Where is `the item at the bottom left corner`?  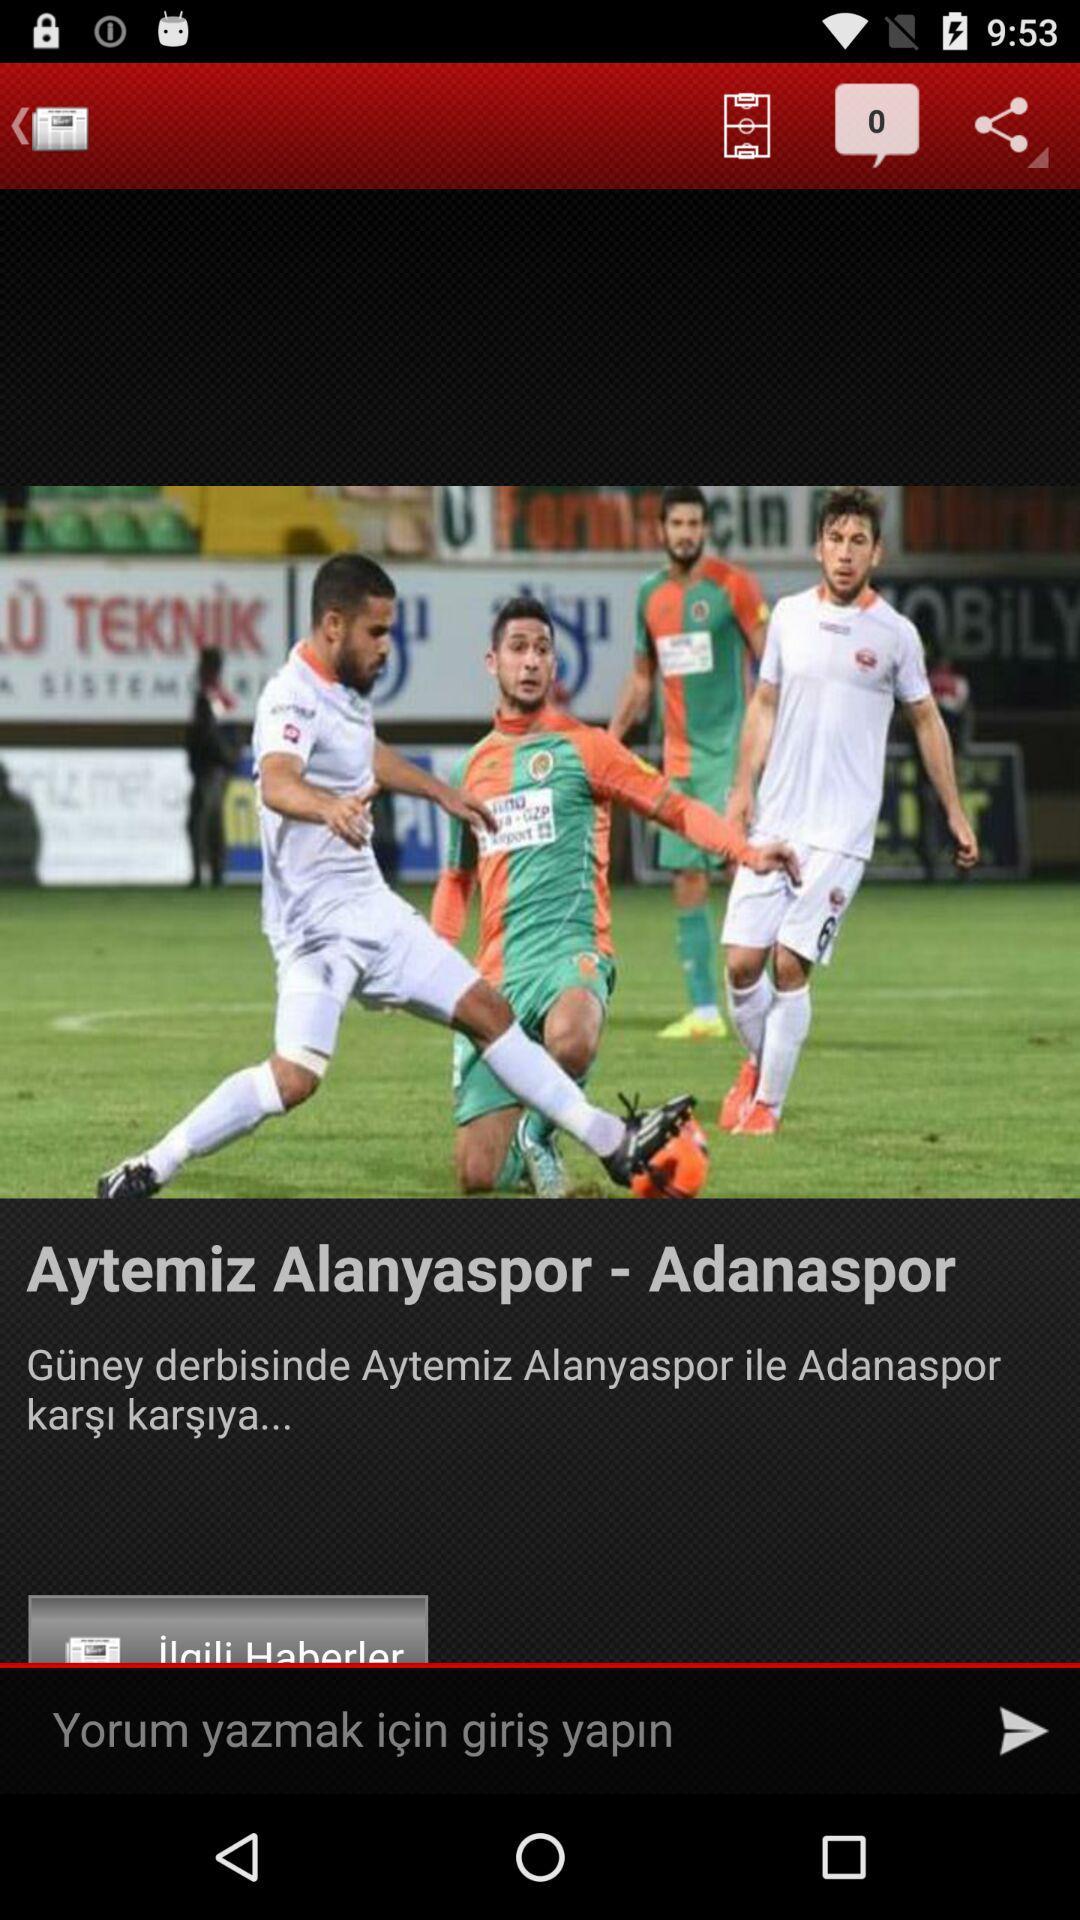
the item at the bottom left corner is located at coordinates (227, 1656).